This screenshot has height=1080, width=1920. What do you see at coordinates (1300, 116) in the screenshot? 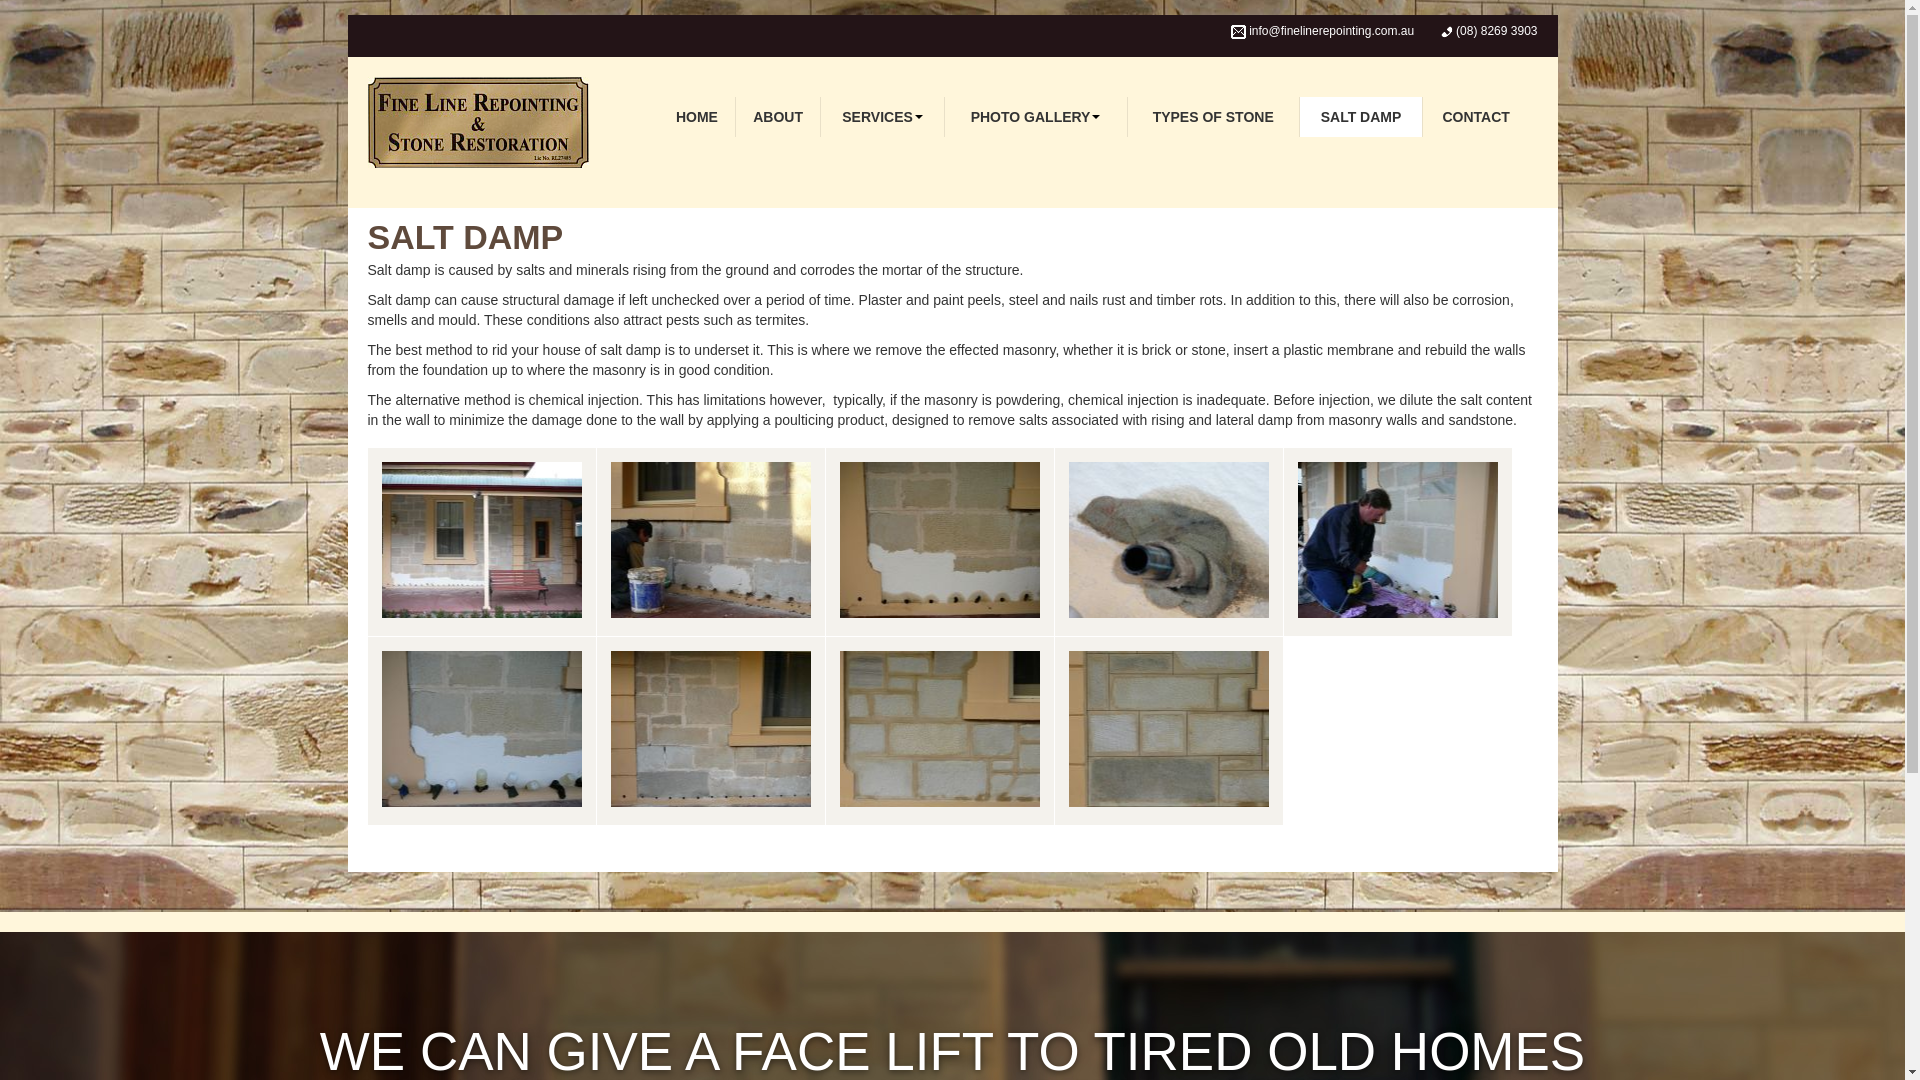
I see `'SALT DAMP'` at bounding box center [1300, 116].